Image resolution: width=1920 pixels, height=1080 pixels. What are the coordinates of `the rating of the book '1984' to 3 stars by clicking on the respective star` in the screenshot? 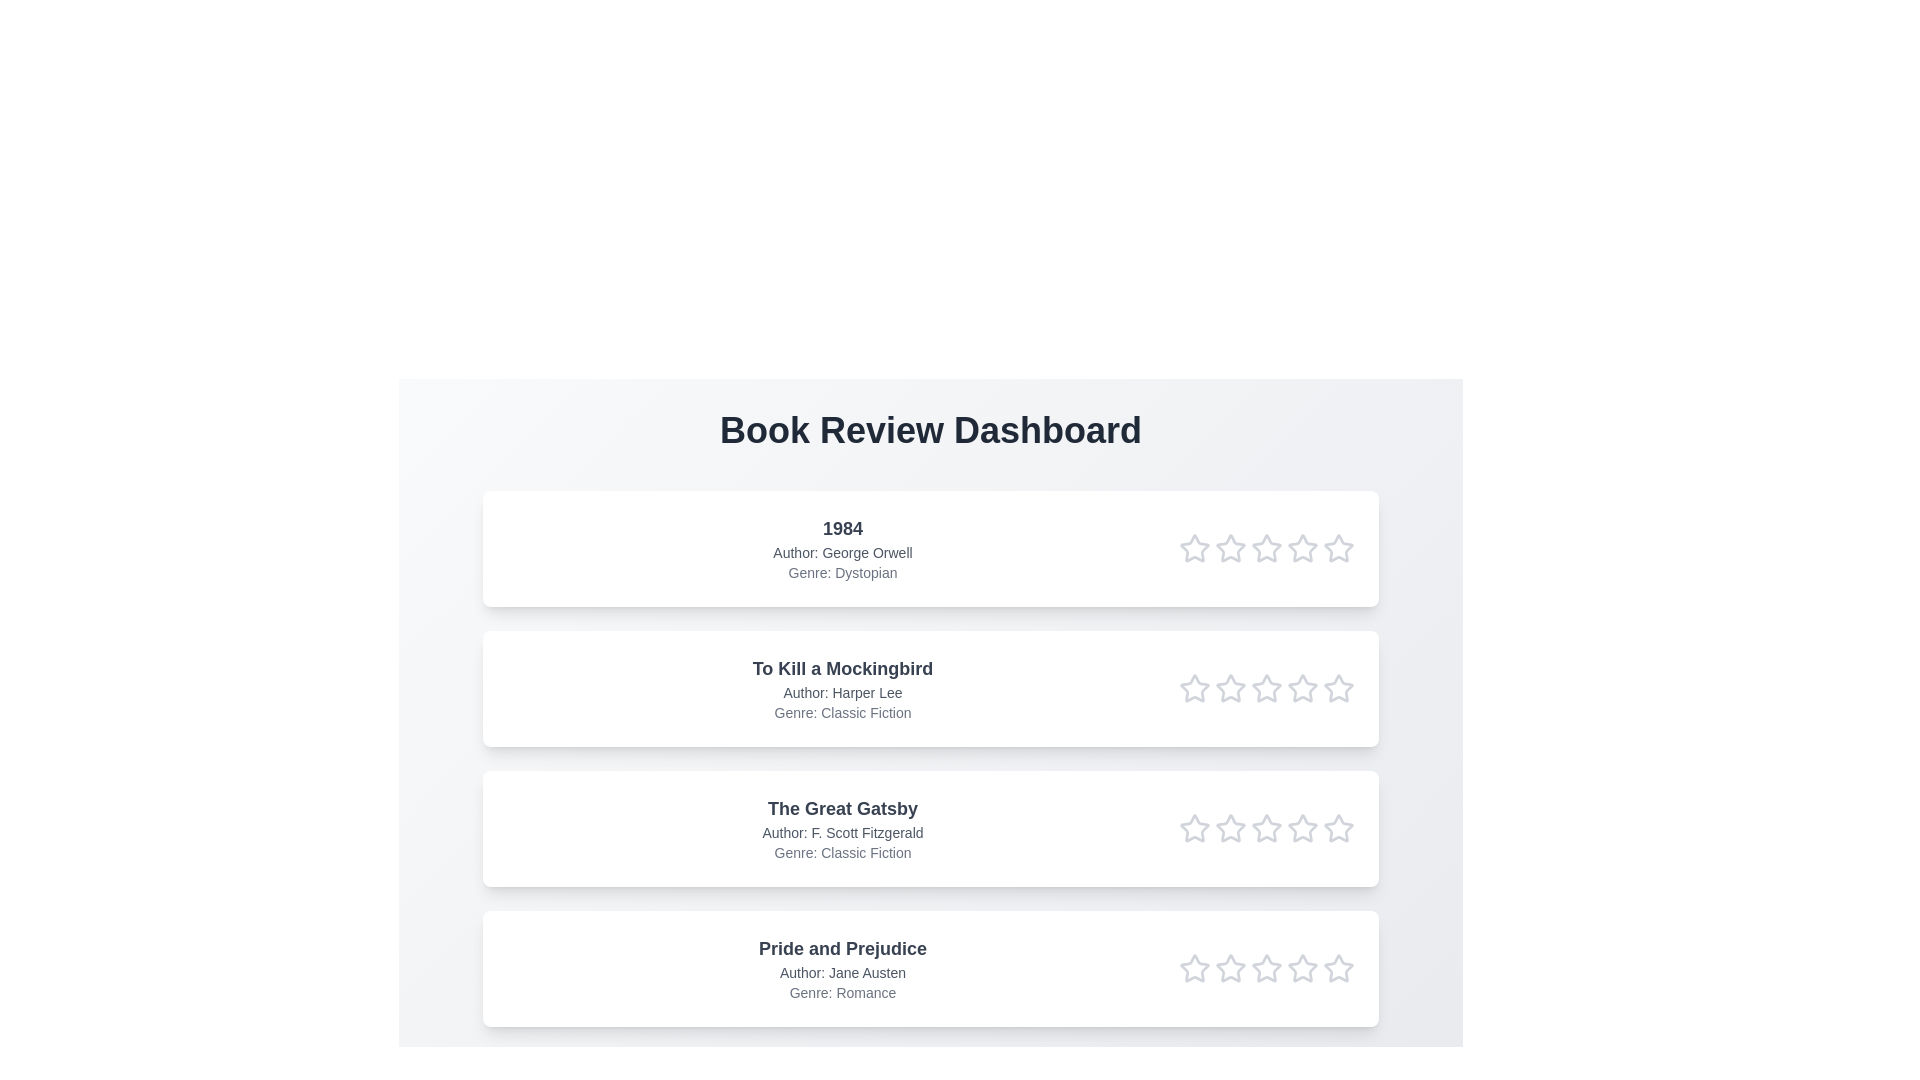 It's located at (1266, 548).